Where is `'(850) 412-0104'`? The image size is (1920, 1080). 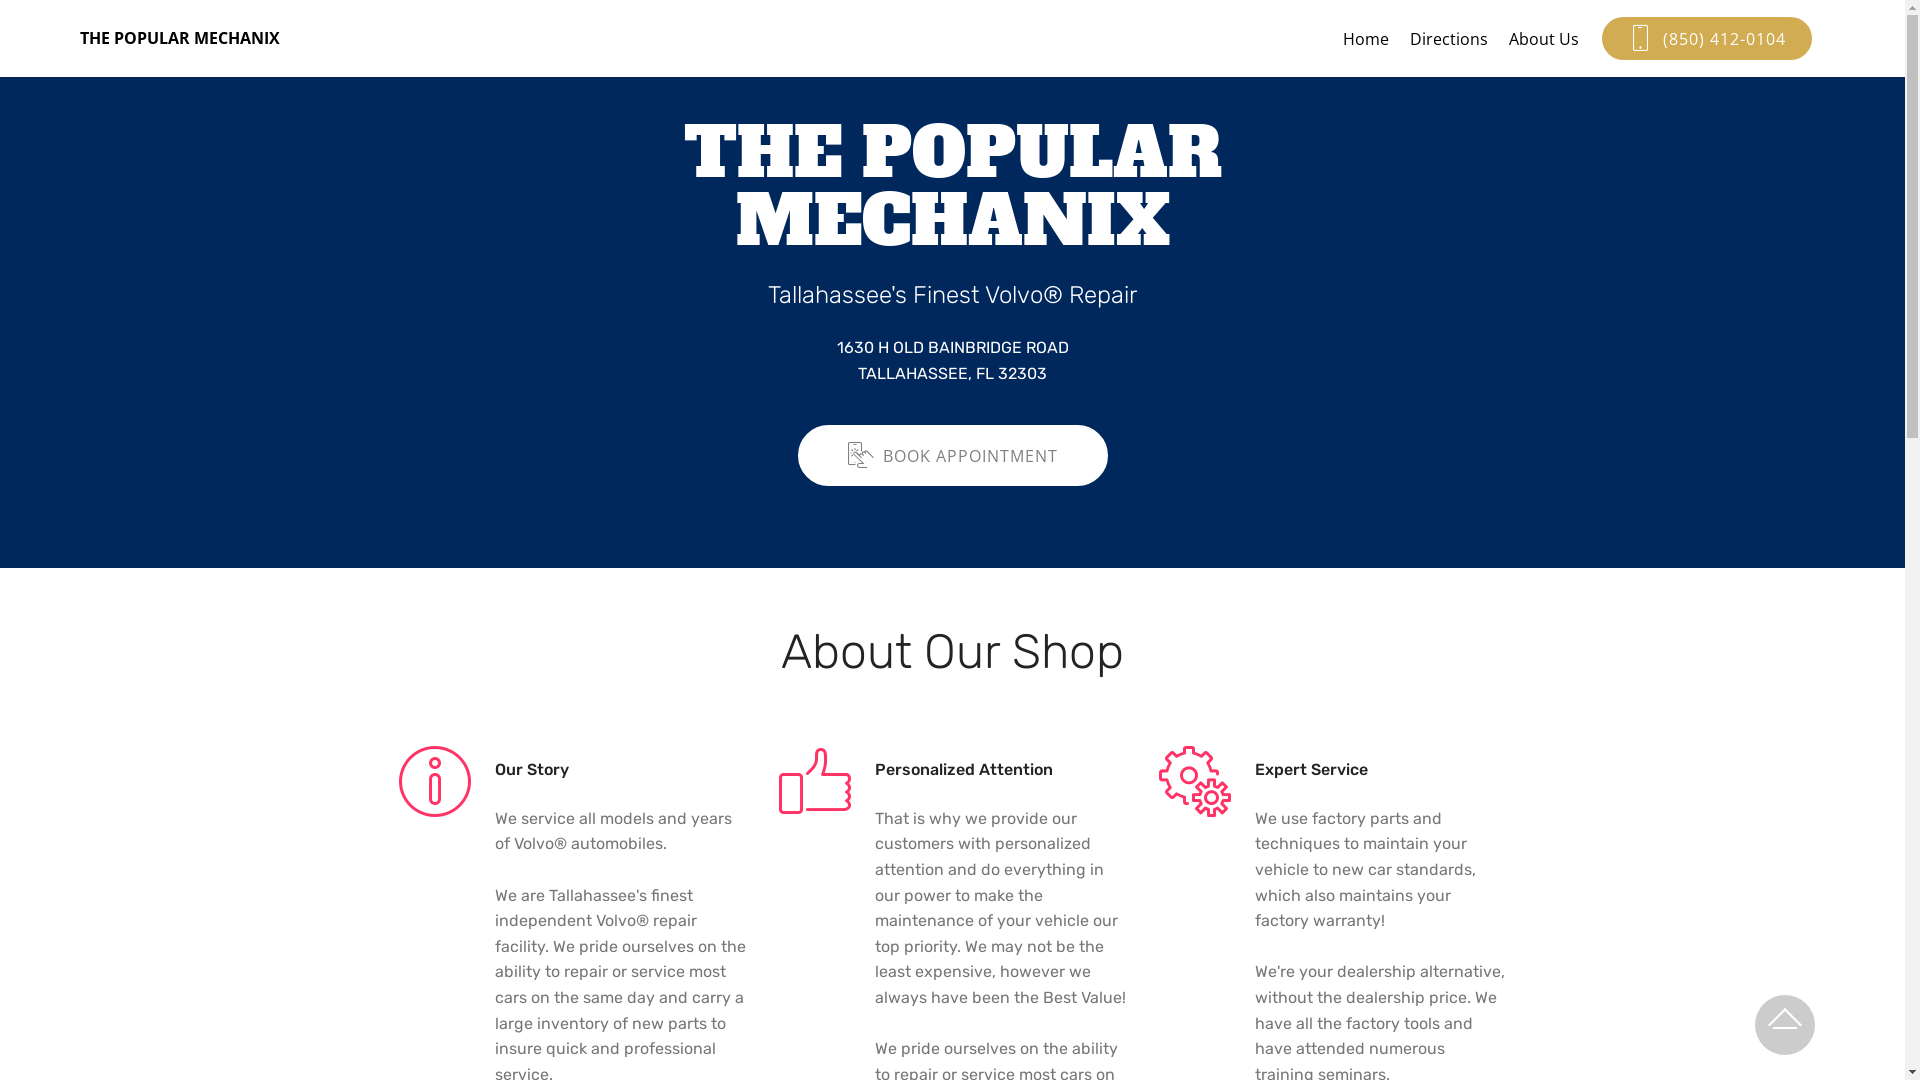
'(850) 412-0104' is located at coordinates (1706, 38).